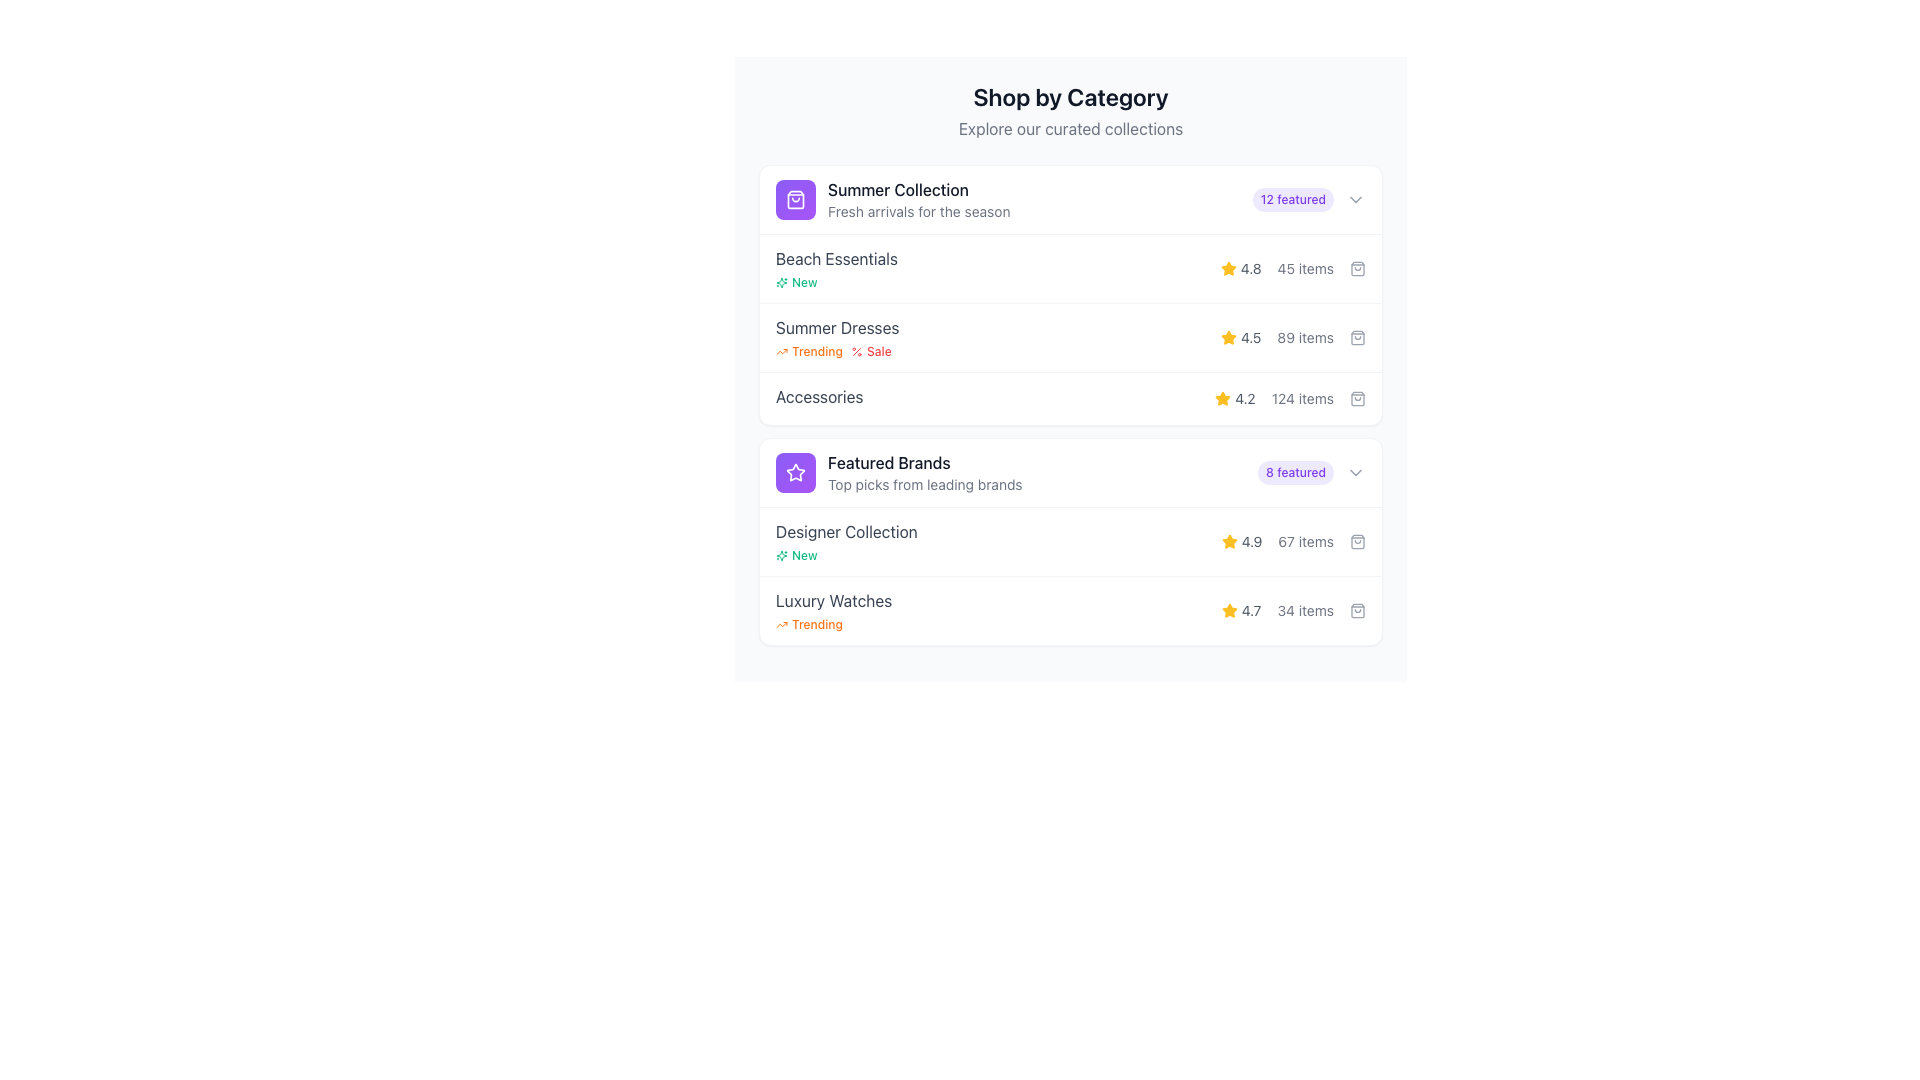 The height and width of the screenshot is (1080, 1920). What do you see at coordinates (1244, 398) in the screenshot?
I see `the text label displaying the numerical rating (4.2) for the 'Accessories' category` at bounding box center [1244, 398].